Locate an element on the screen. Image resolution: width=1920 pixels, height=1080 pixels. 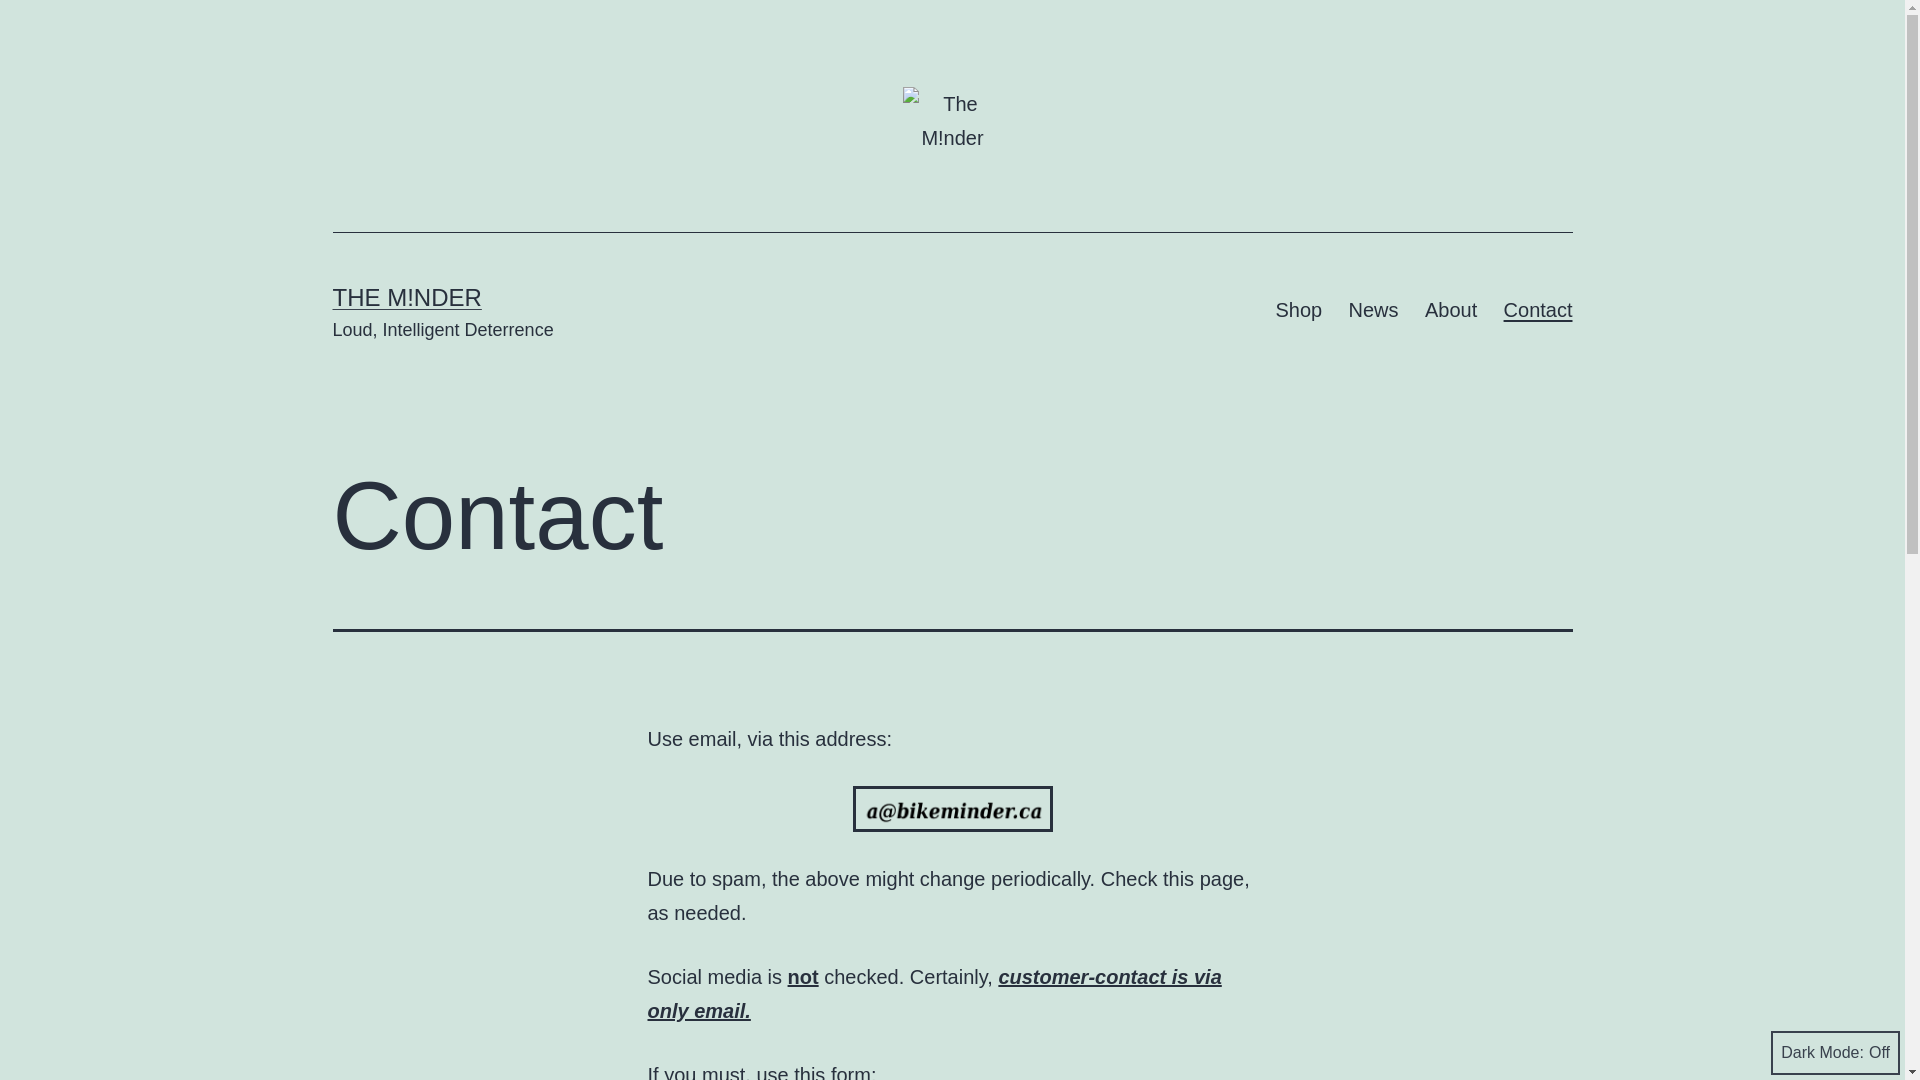
'Dark Mode:' is located at coordinates (1835, 1052).